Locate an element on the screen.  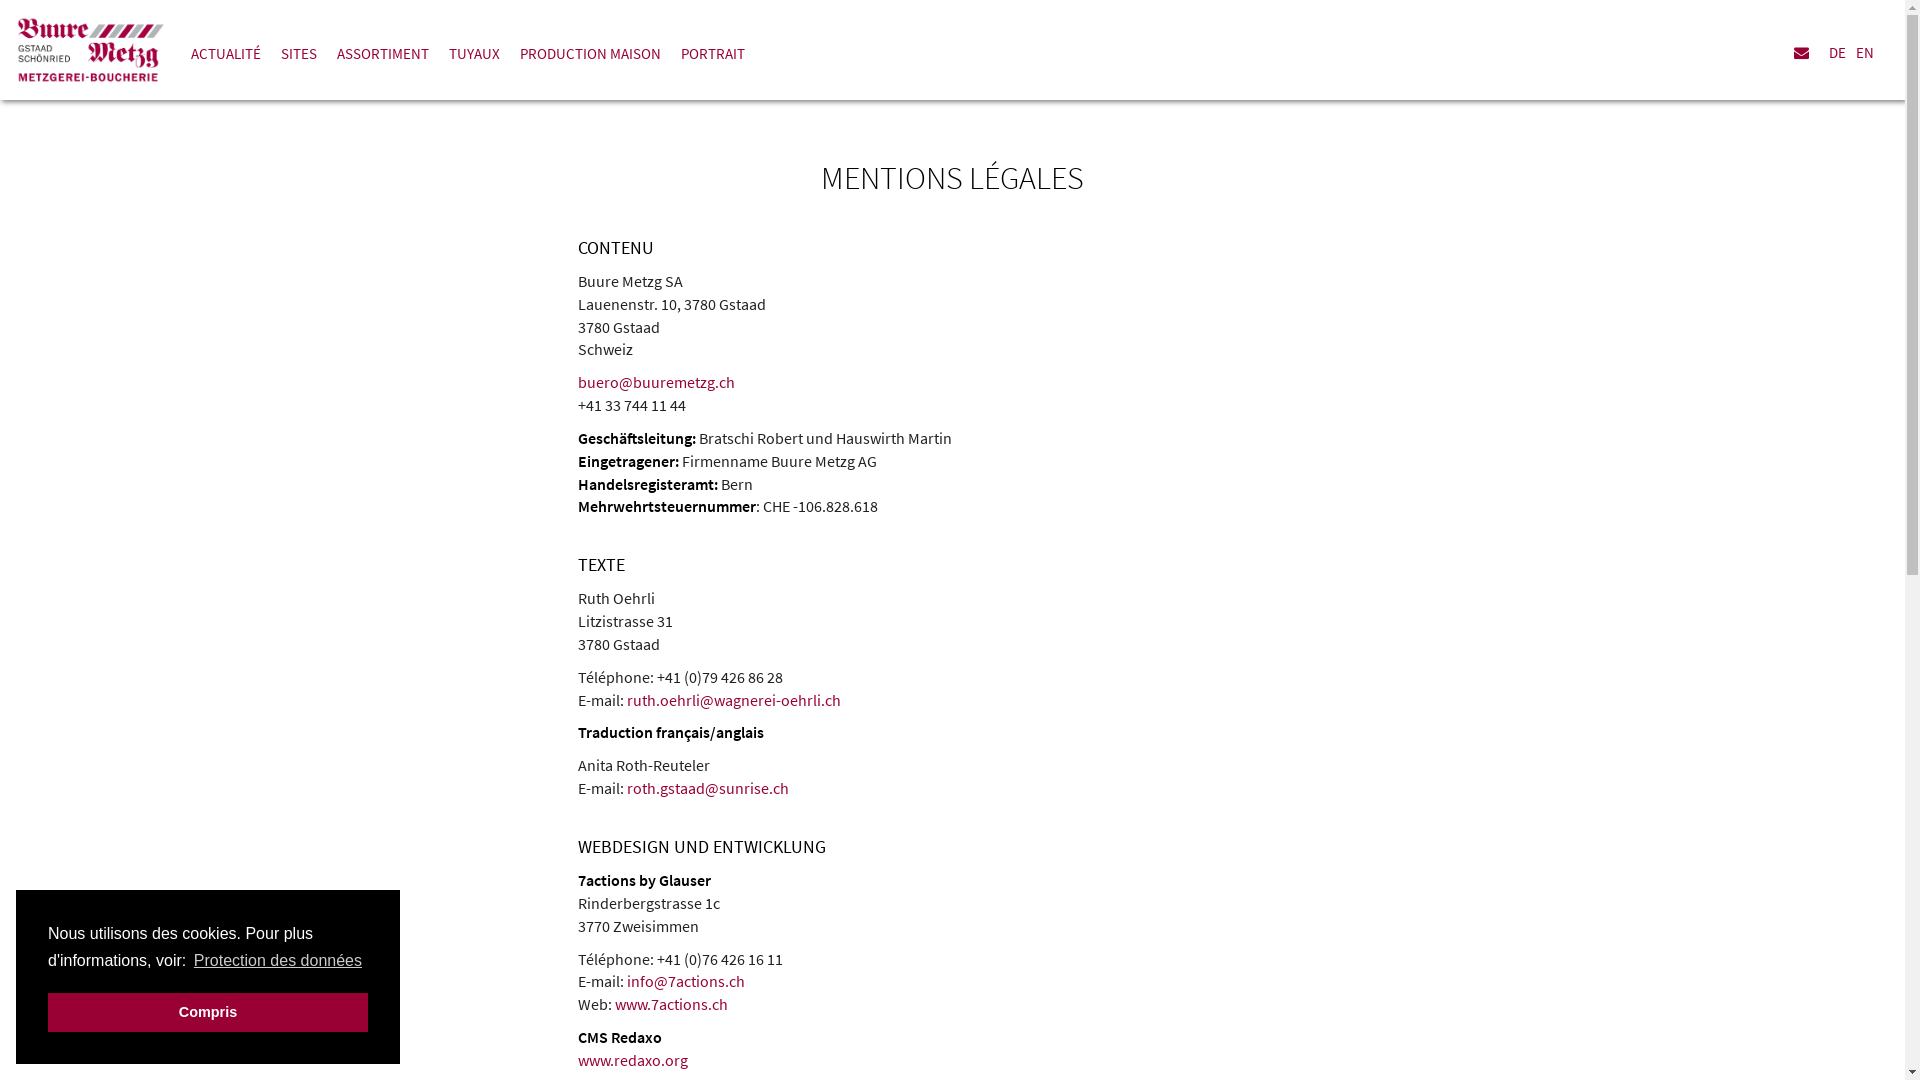
'ASSORTIMENT' is located at coordinates (383, 53).